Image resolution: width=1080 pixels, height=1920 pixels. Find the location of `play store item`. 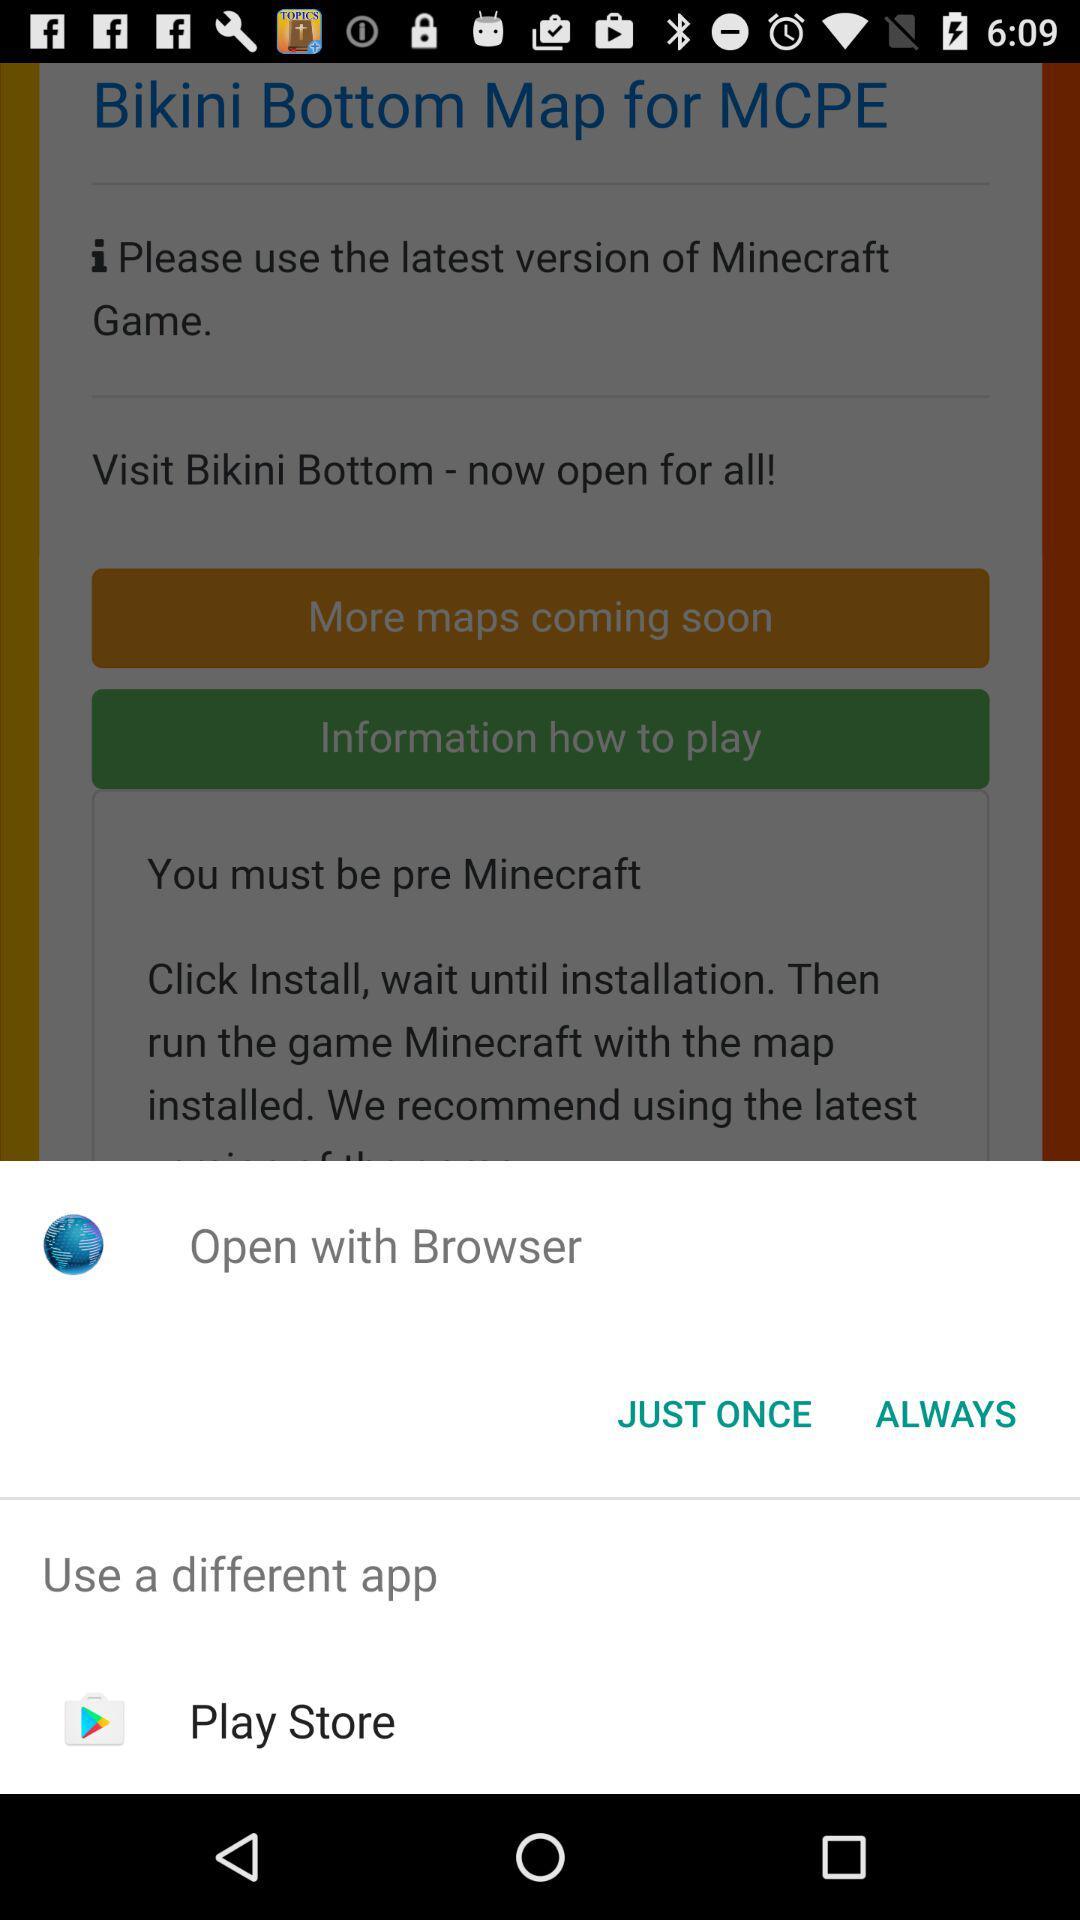

play store item is located at coordinates (292, 1719).